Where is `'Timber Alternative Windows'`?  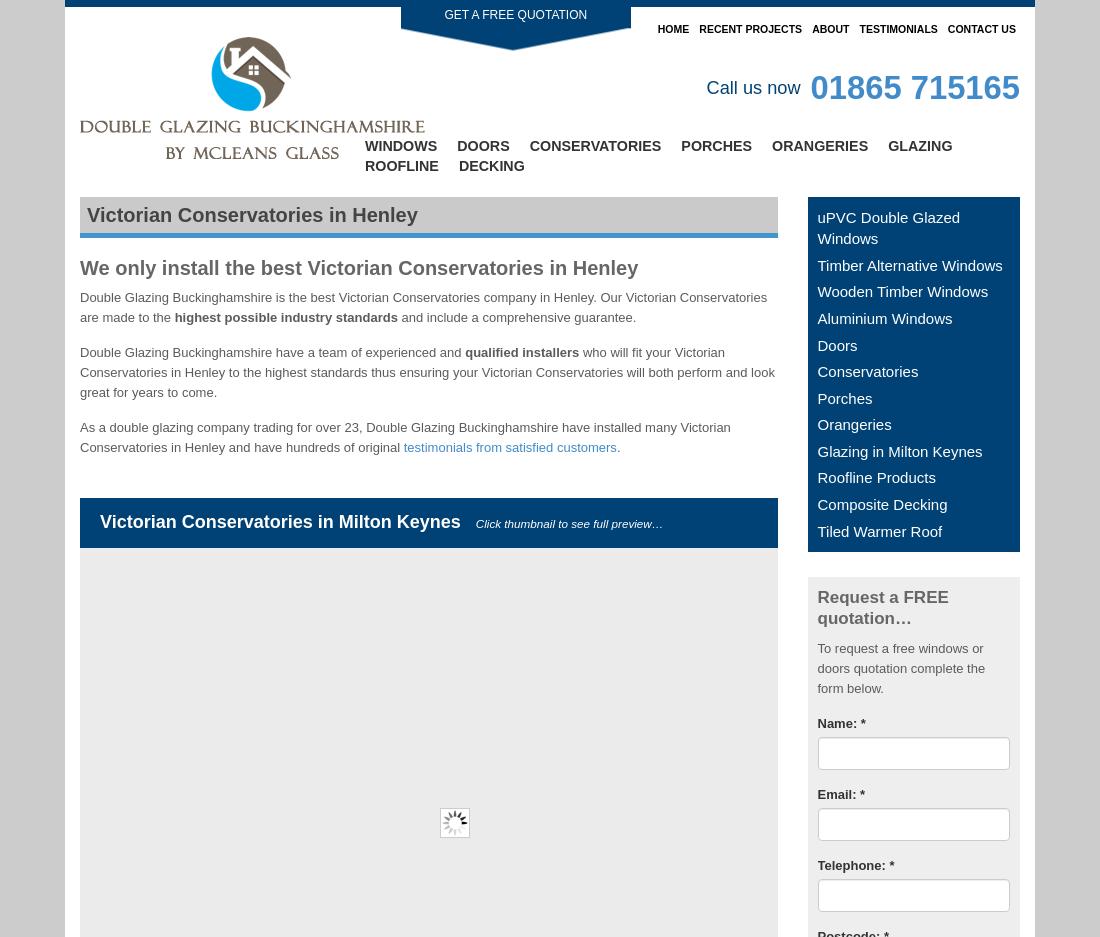
'Timber Alternative Windows' is located at coordinates (816, 264).